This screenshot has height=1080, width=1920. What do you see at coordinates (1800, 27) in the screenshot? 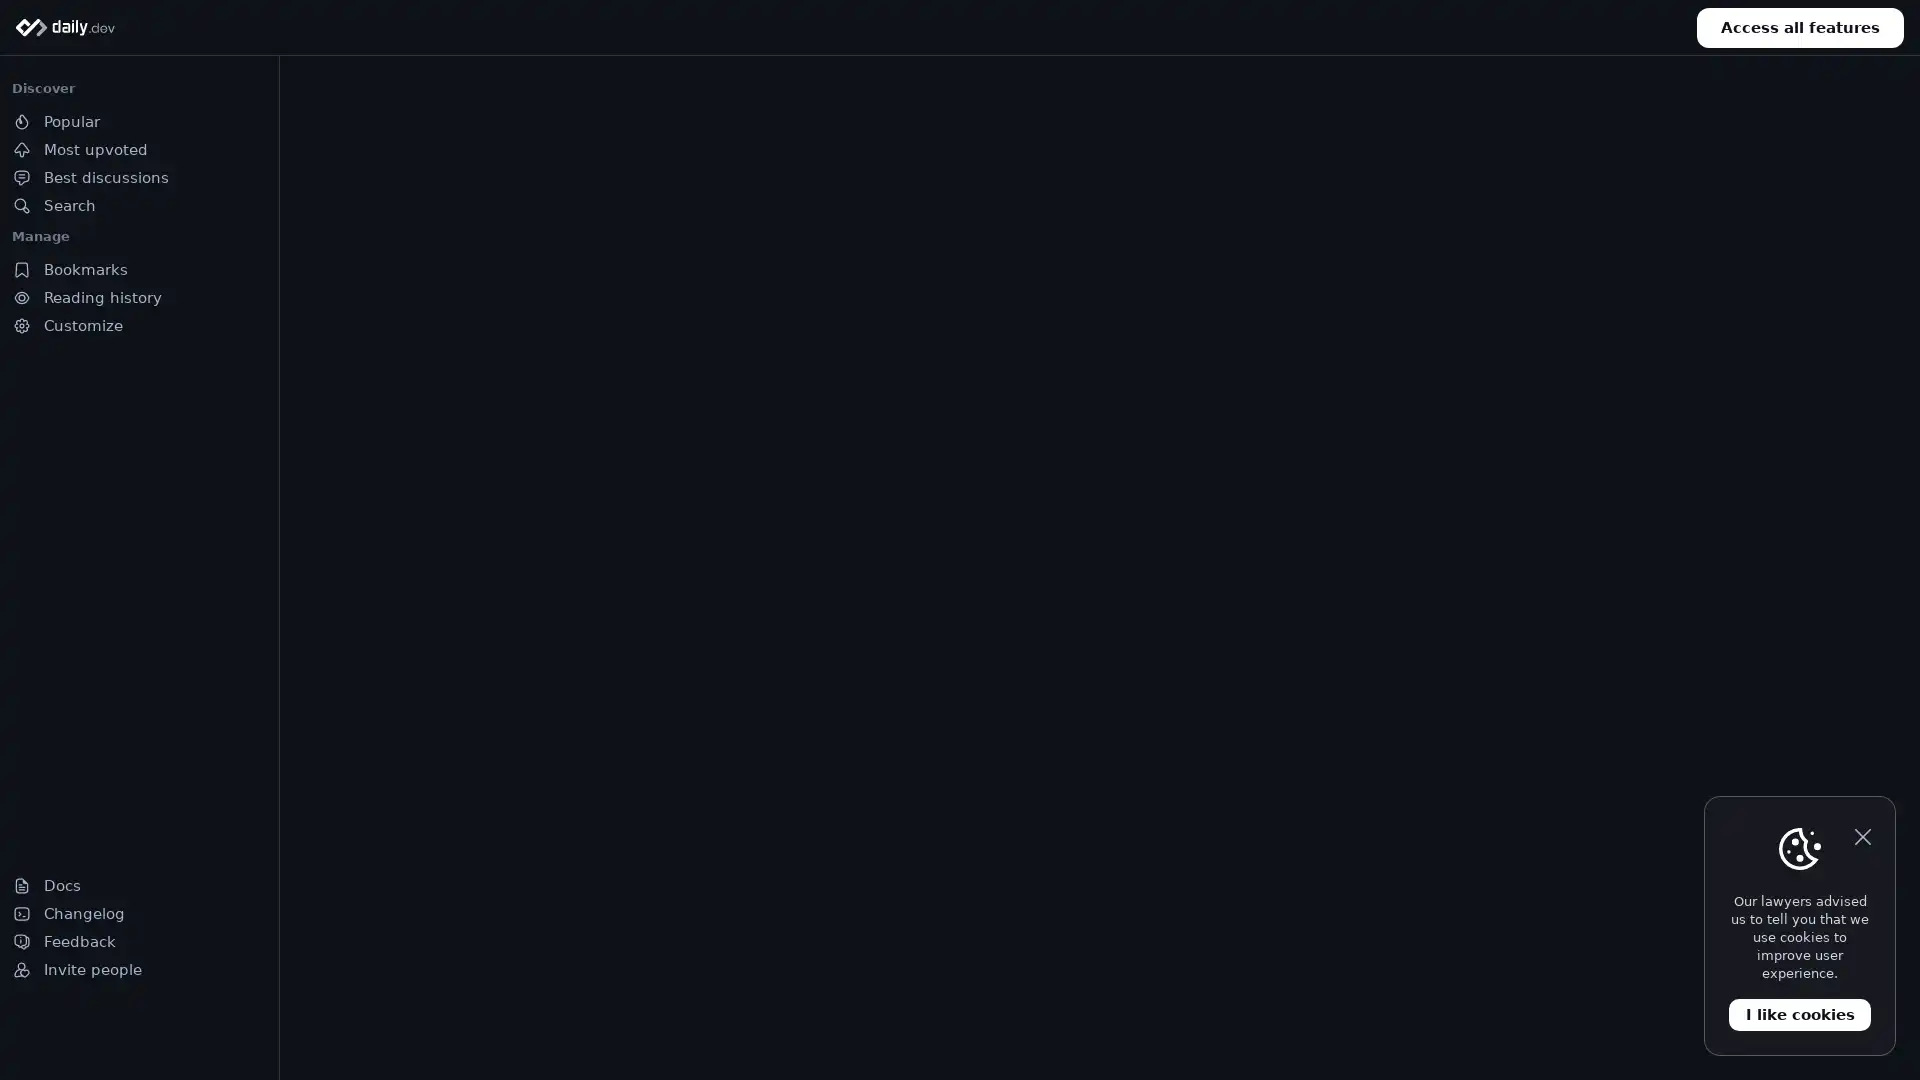
I see `Access all features` at bounding box center [1800, 27].